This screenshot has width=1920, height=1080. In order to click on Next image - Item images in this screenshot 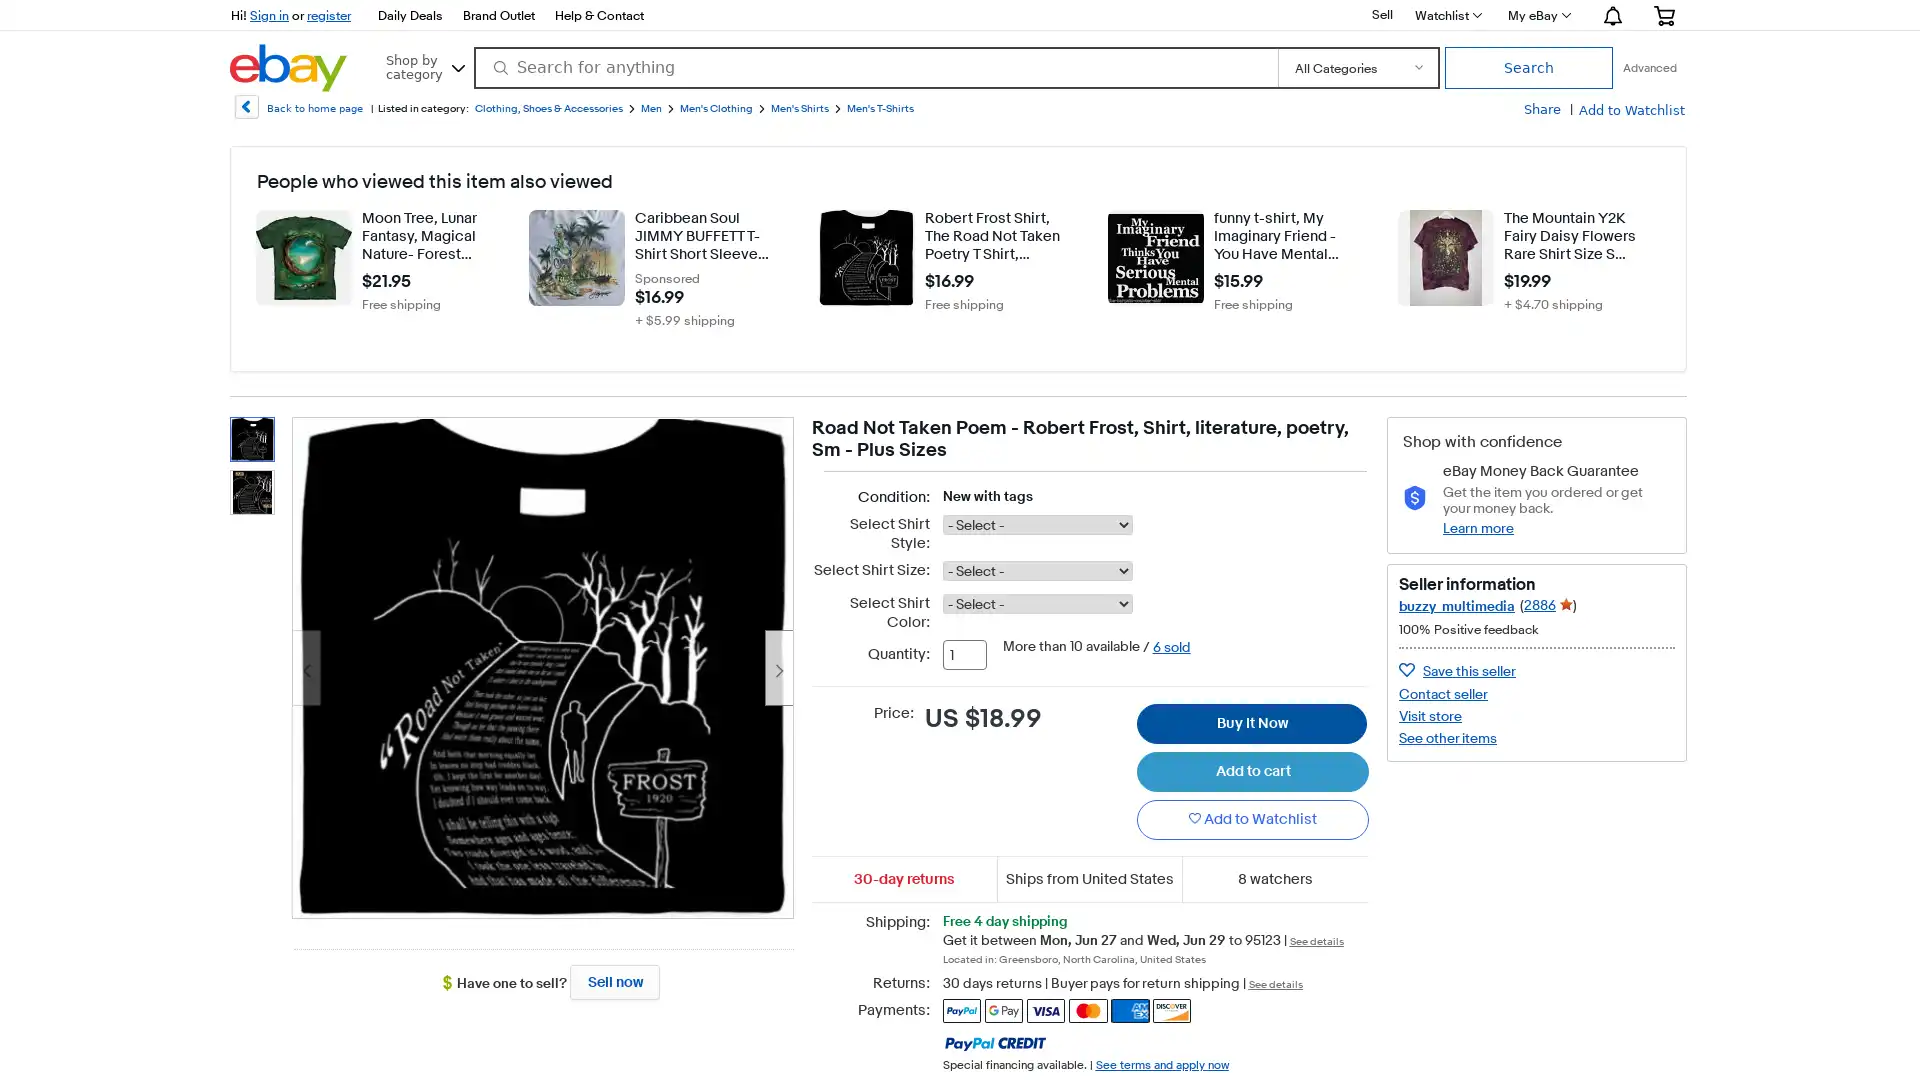, I will do `click(777, 667)`.